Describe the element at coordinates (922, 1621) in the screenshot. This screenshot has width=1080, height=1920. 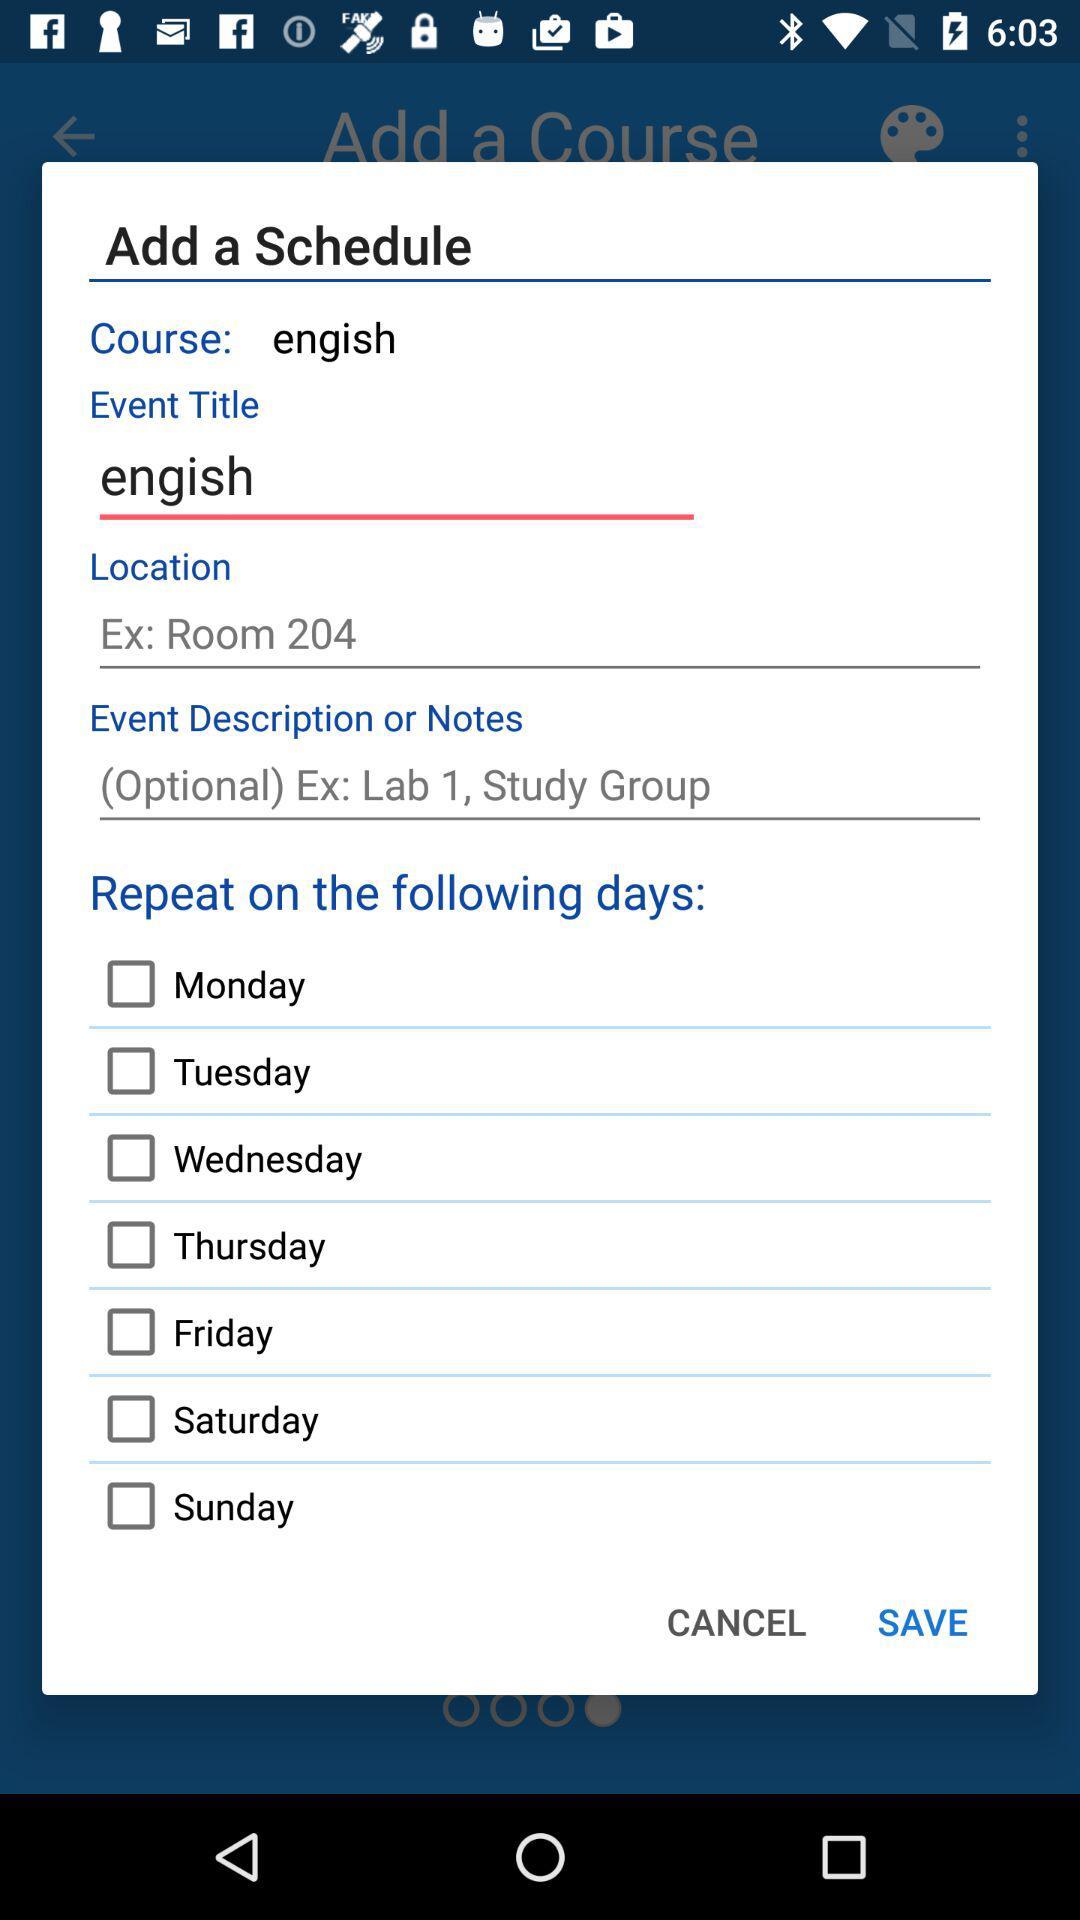
I see `the save item` at that location.